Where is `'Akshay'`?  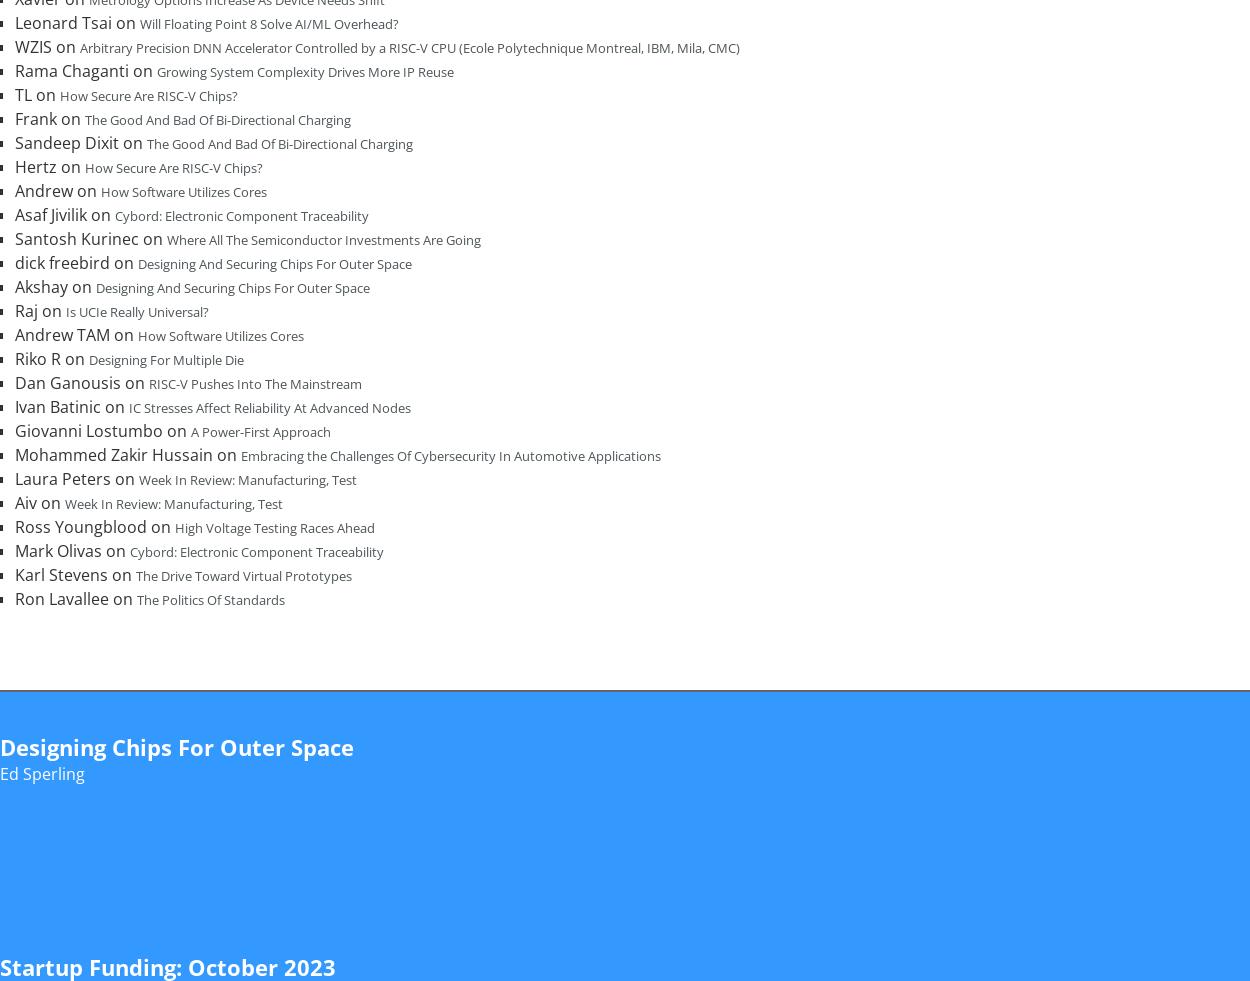
'Akshay' is located at coordinates (41, 286).